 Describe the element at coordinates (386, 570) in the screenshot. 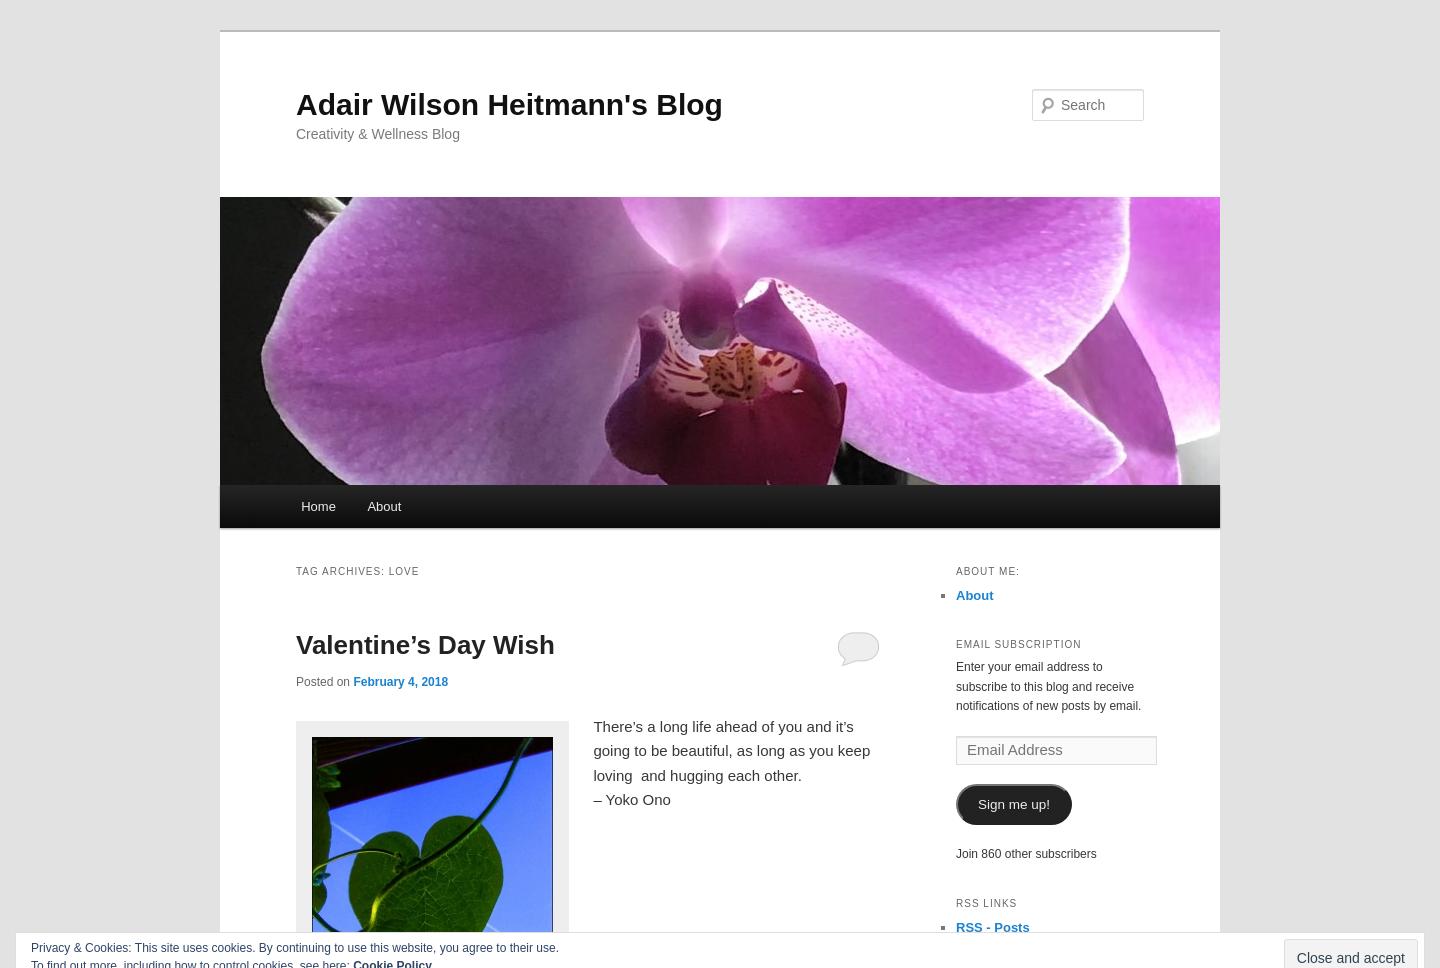

I see `'Love'` at that location.